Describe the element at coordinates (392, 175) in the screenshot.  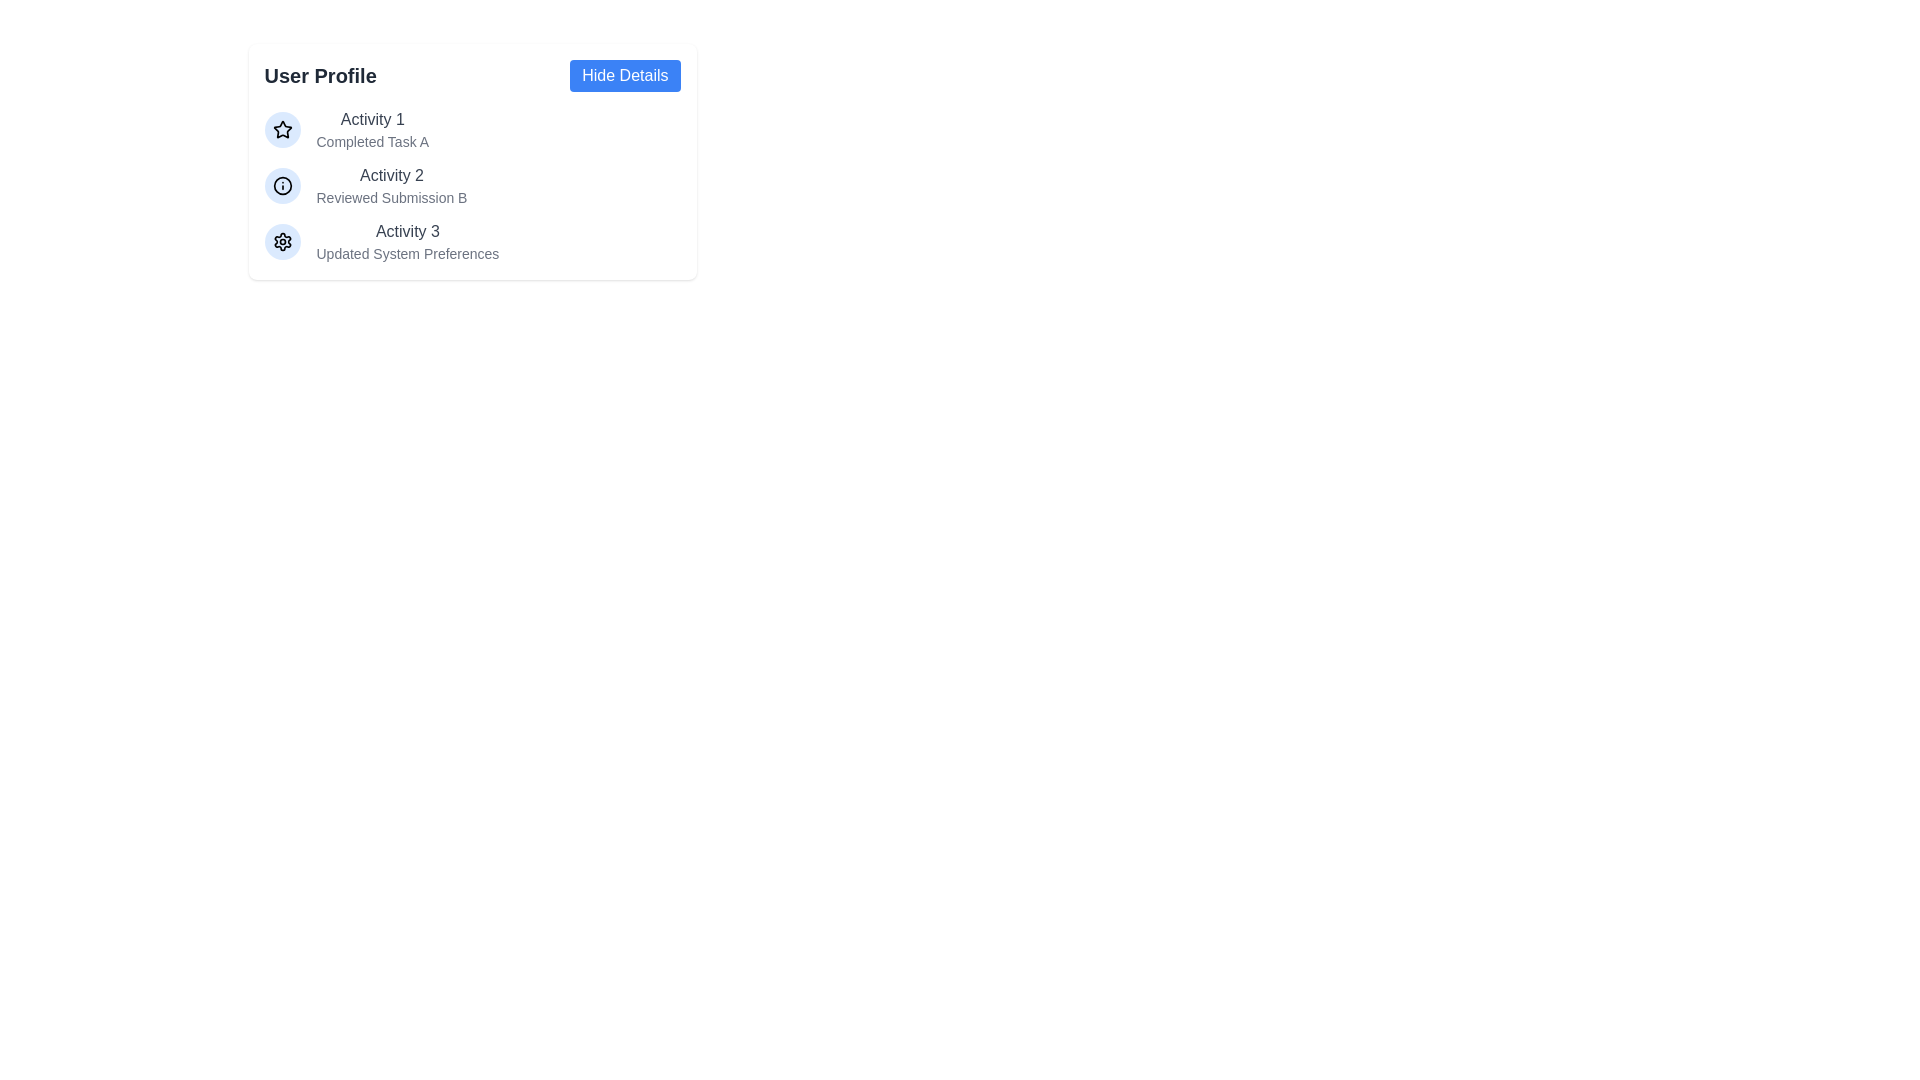
I see `the text label that acts as a title or identifier for the related activity, positioned between 'Activity 1' and 'Activity 3' in the vertically-arranged group of activities` at that location.